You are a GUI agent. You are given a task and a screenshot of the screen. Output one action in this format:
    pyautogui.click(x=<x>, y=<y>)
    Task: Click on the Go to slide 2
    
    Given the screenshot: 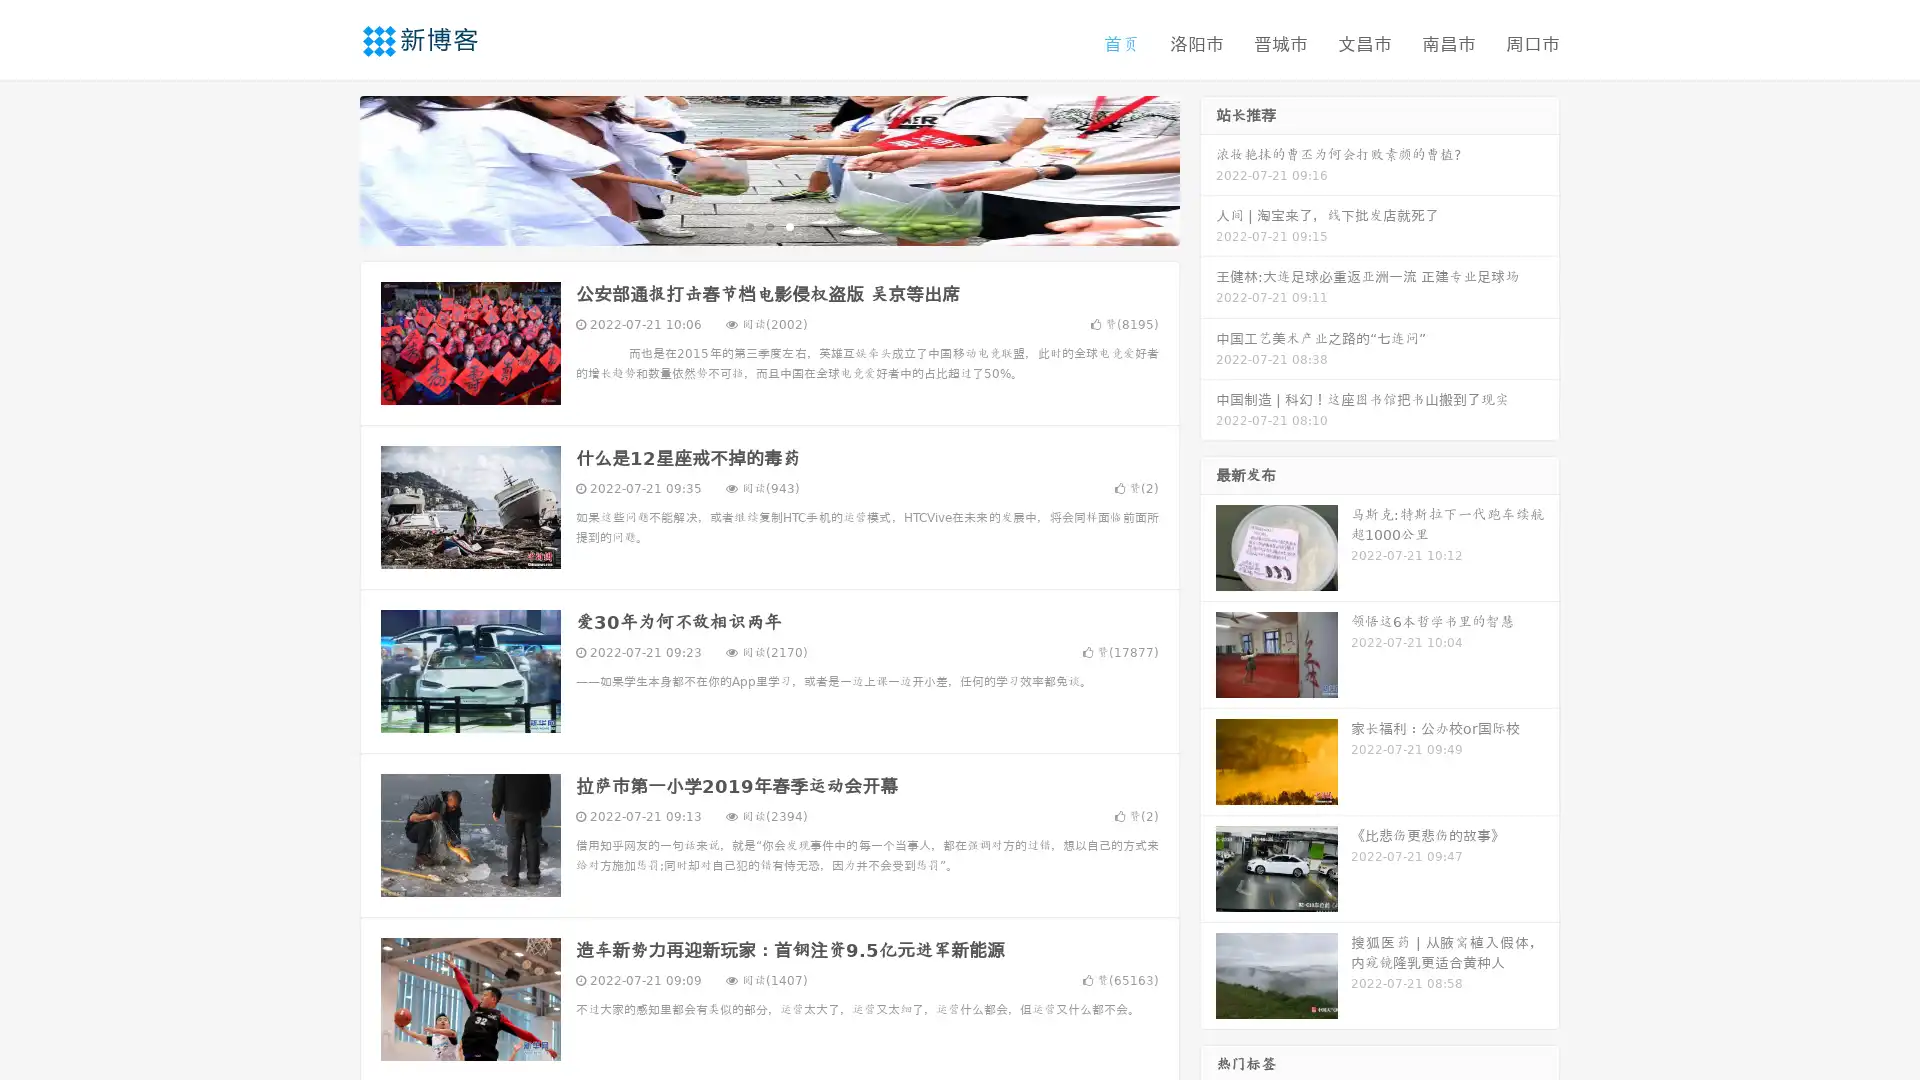 What is the action you would take?
    pyautogui.click(x=768, y=225)
    